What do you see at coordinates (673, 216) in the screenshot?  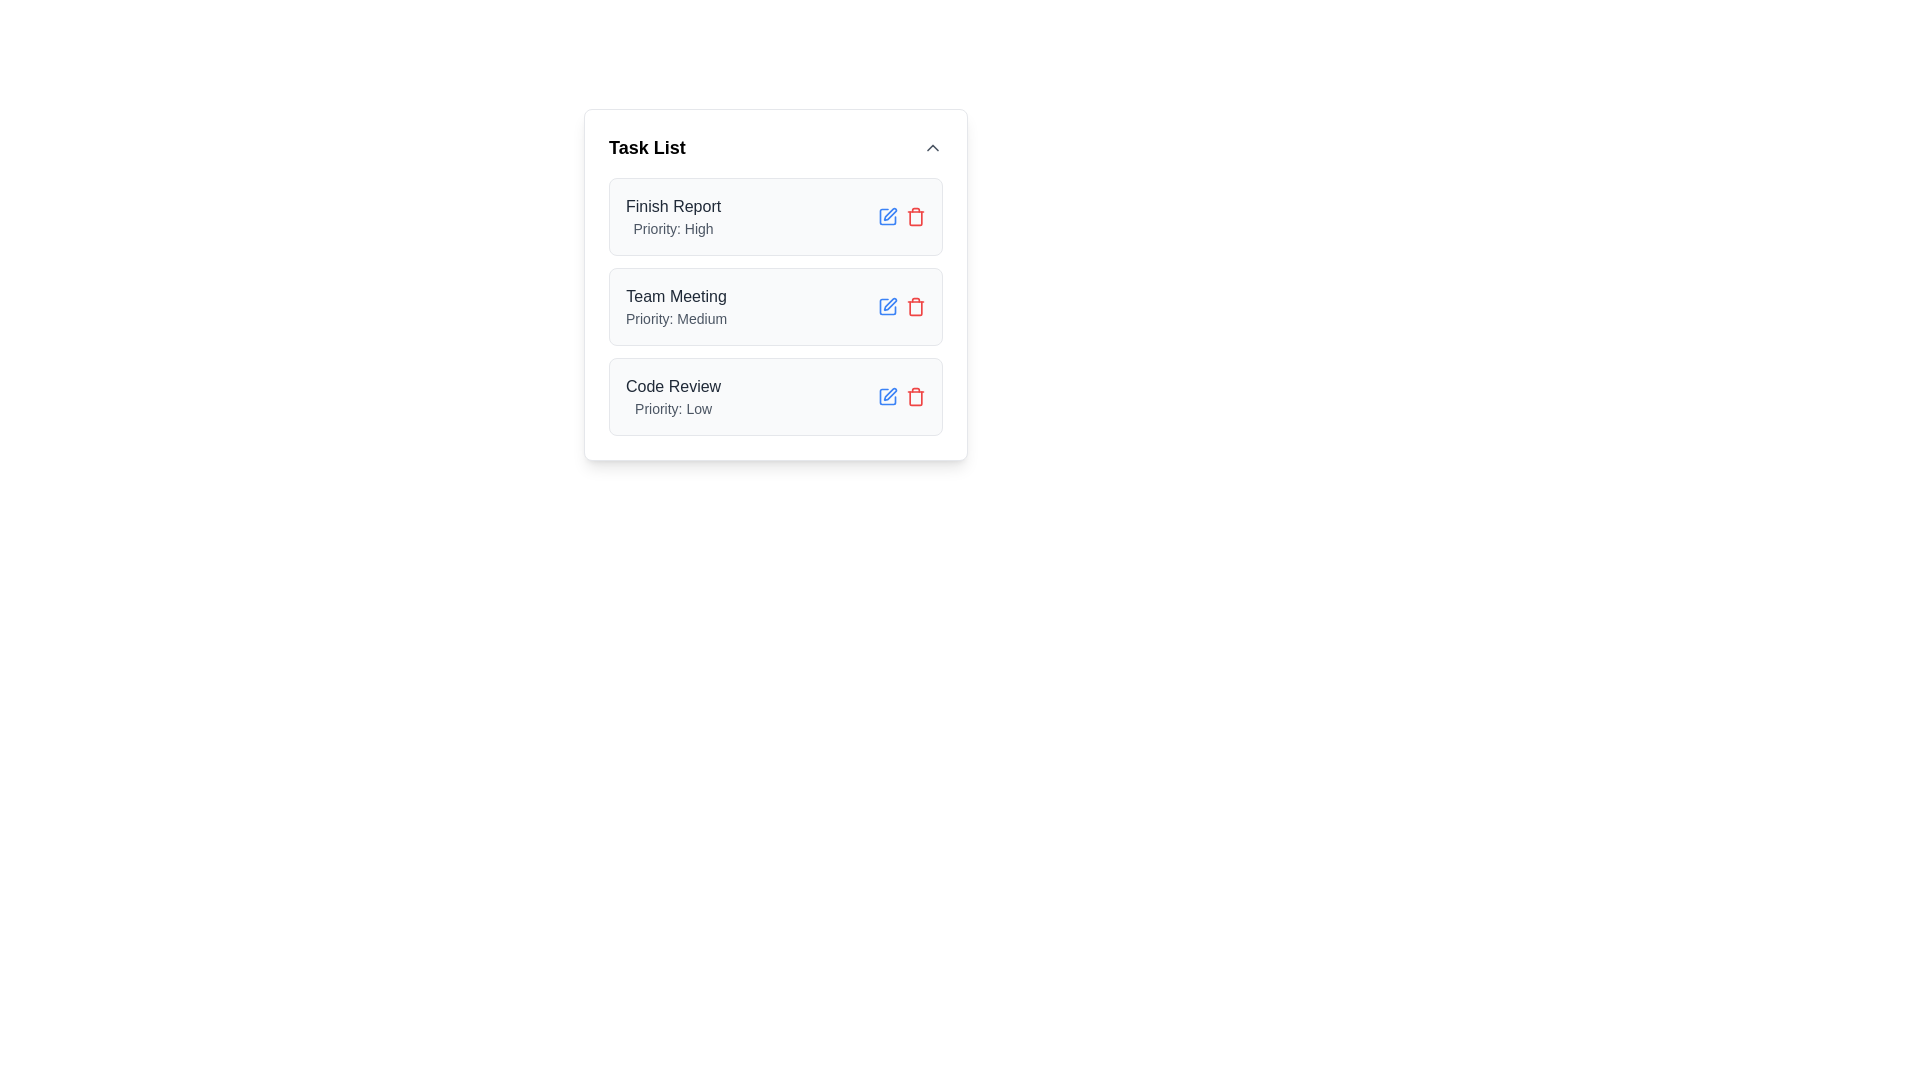 I see `the informational text display component located at the top-left of the topmost task item in the 'Task List' section` at bounding box center [673, 216].